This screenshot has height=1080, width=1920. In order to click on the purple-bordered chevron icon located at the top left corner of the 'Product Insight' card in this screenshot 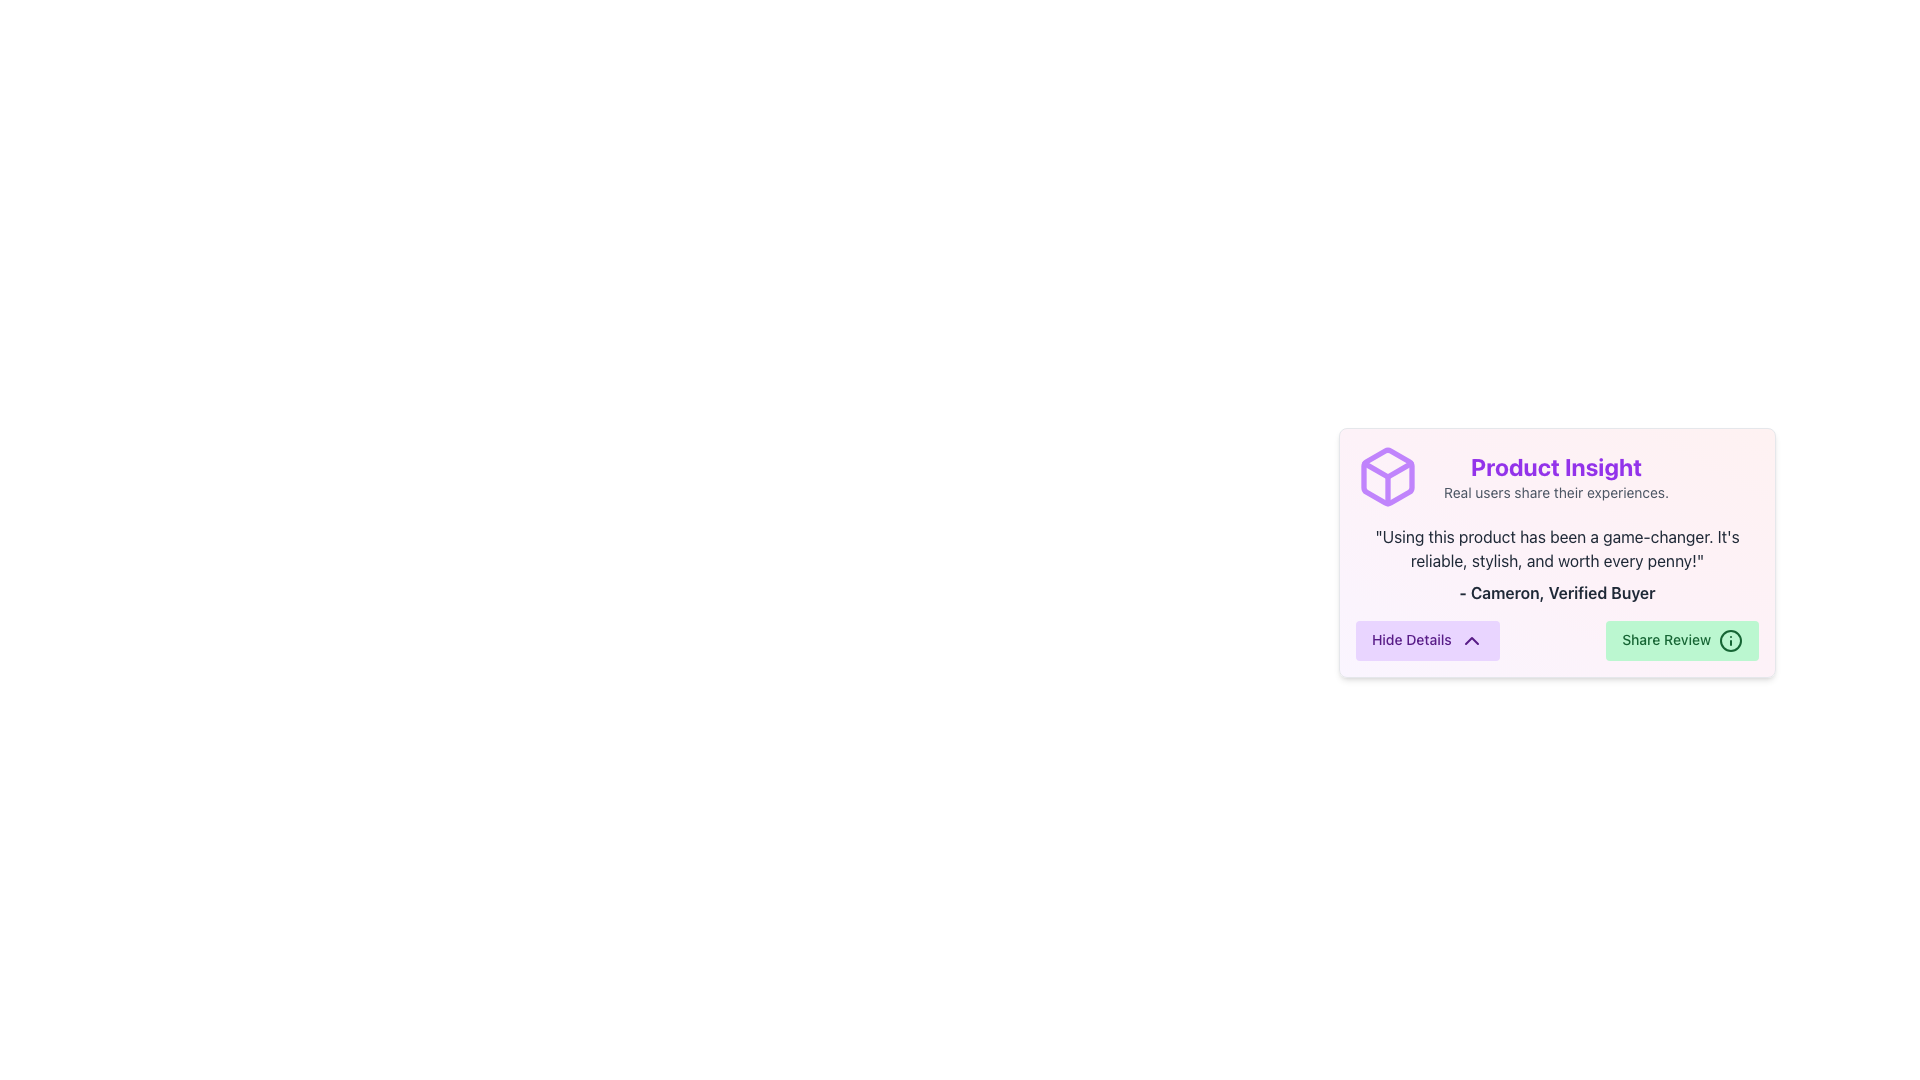, I will do `click(1386, 470)`.